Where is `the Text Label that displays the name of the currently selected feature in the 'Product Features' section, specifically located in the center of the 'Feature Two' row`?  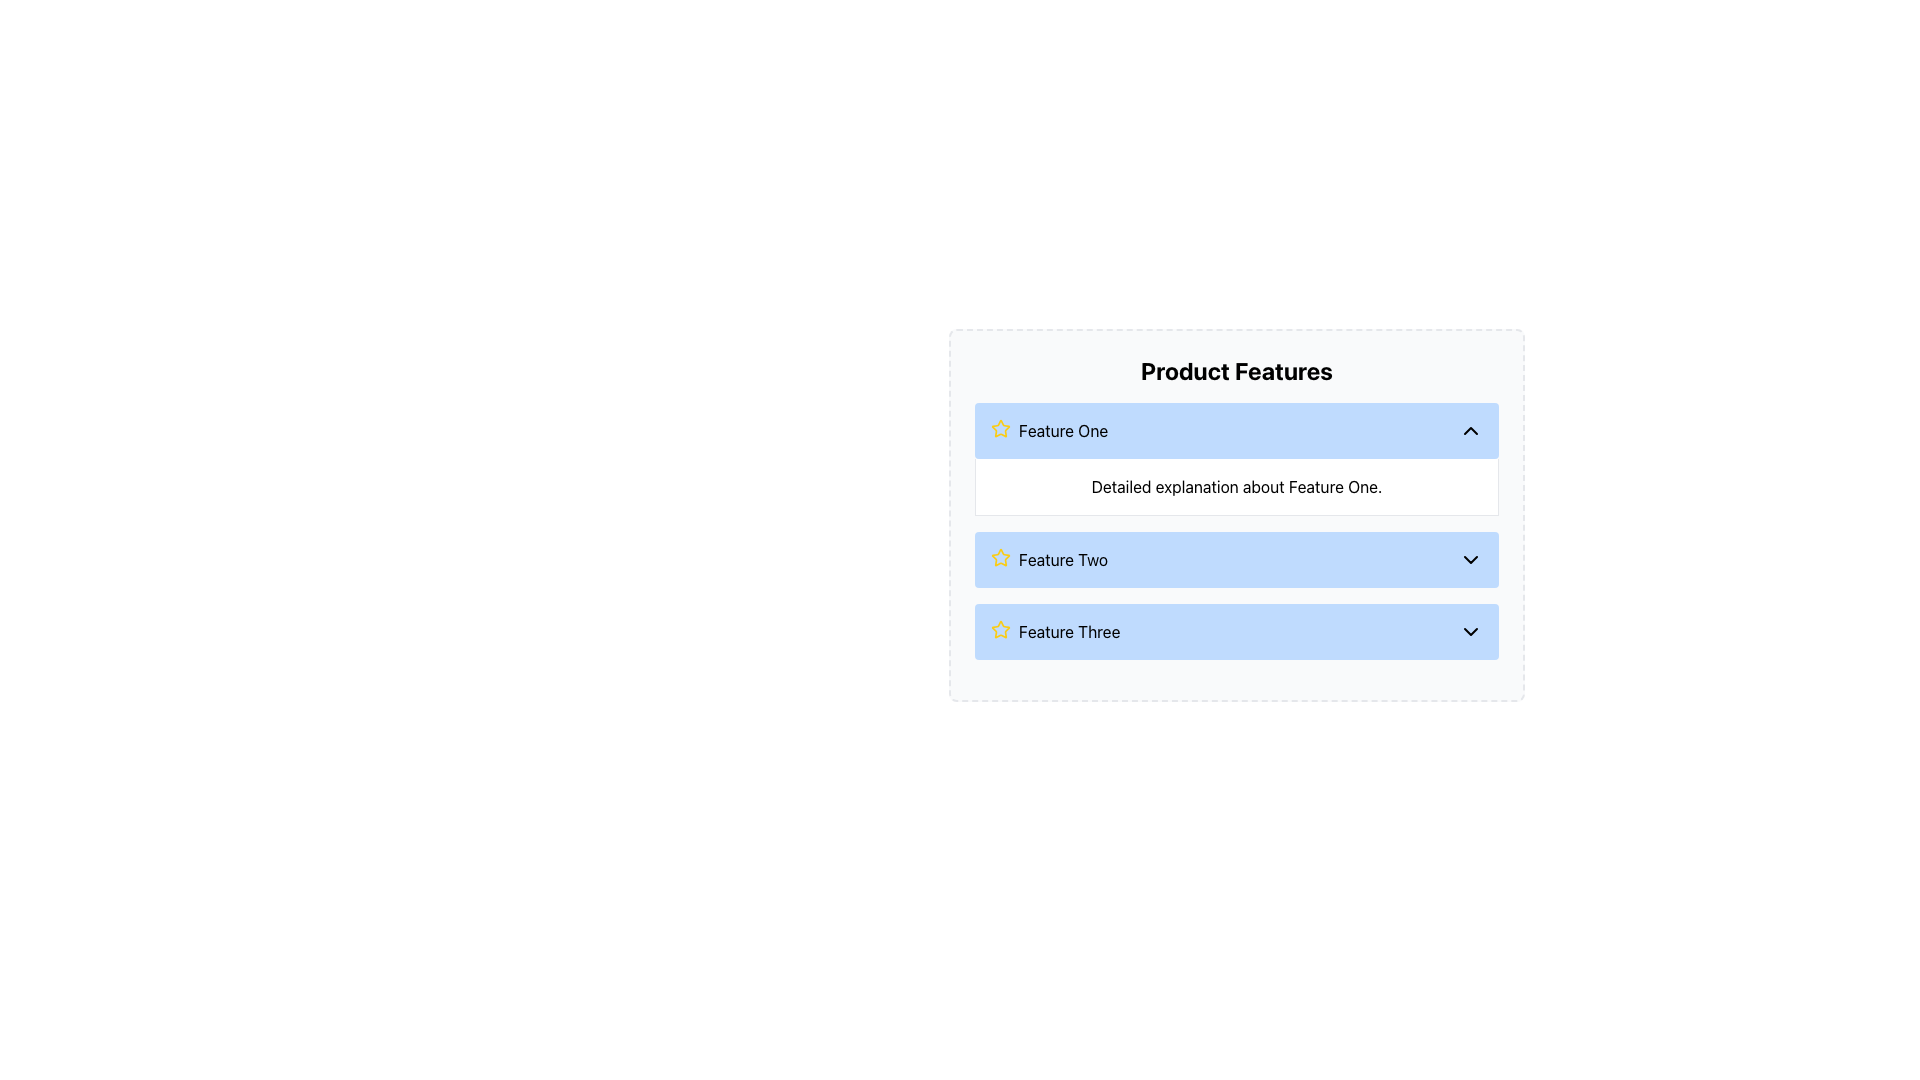
the Text Label that displays the name of the currently selected feature in the 'Product Features' section, specifically located in the center of the 'Feature Two' row is located at coordinates (1048, 559).